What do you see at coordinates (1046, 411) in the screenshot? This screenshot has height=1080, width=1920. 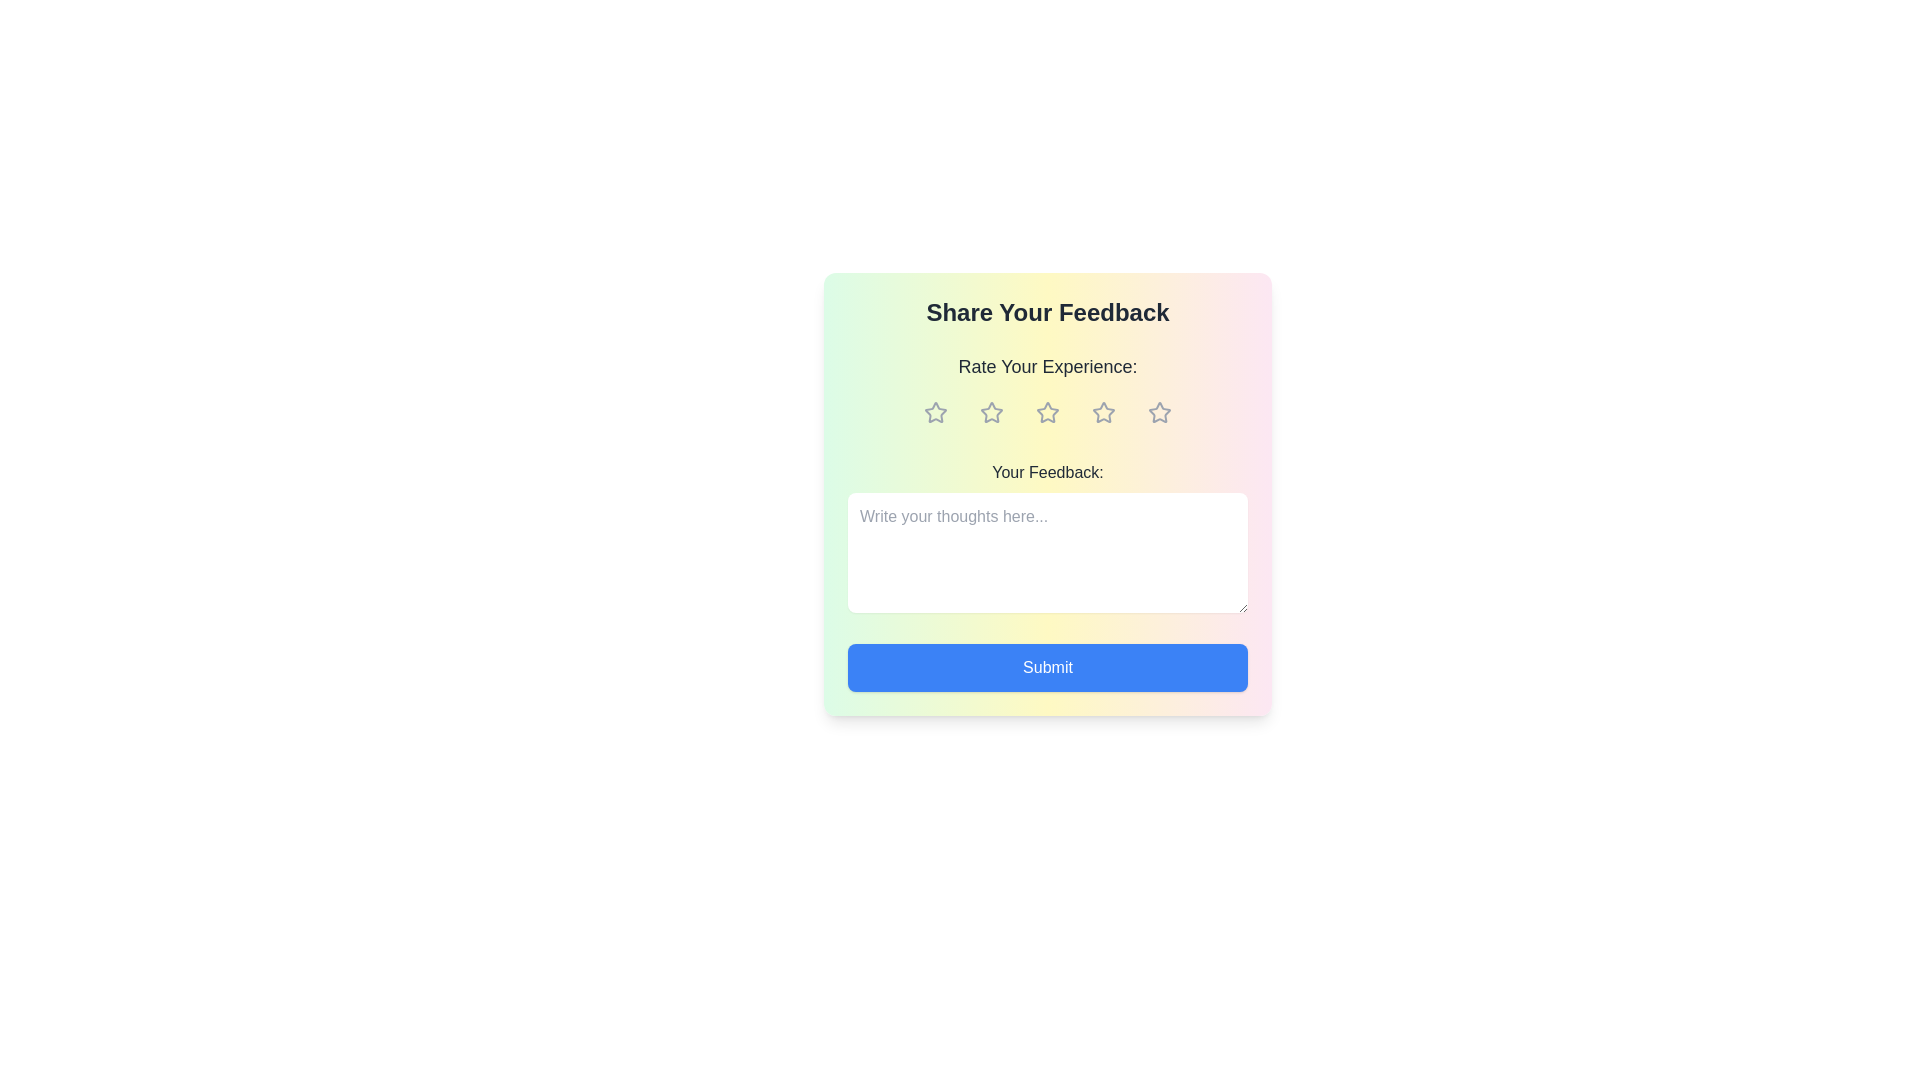 I see `the third star icon in the horizontal row of rating stars below the text 'Rate Your Experience' to indicate a potential rating` at bounding box center [1046, 411].